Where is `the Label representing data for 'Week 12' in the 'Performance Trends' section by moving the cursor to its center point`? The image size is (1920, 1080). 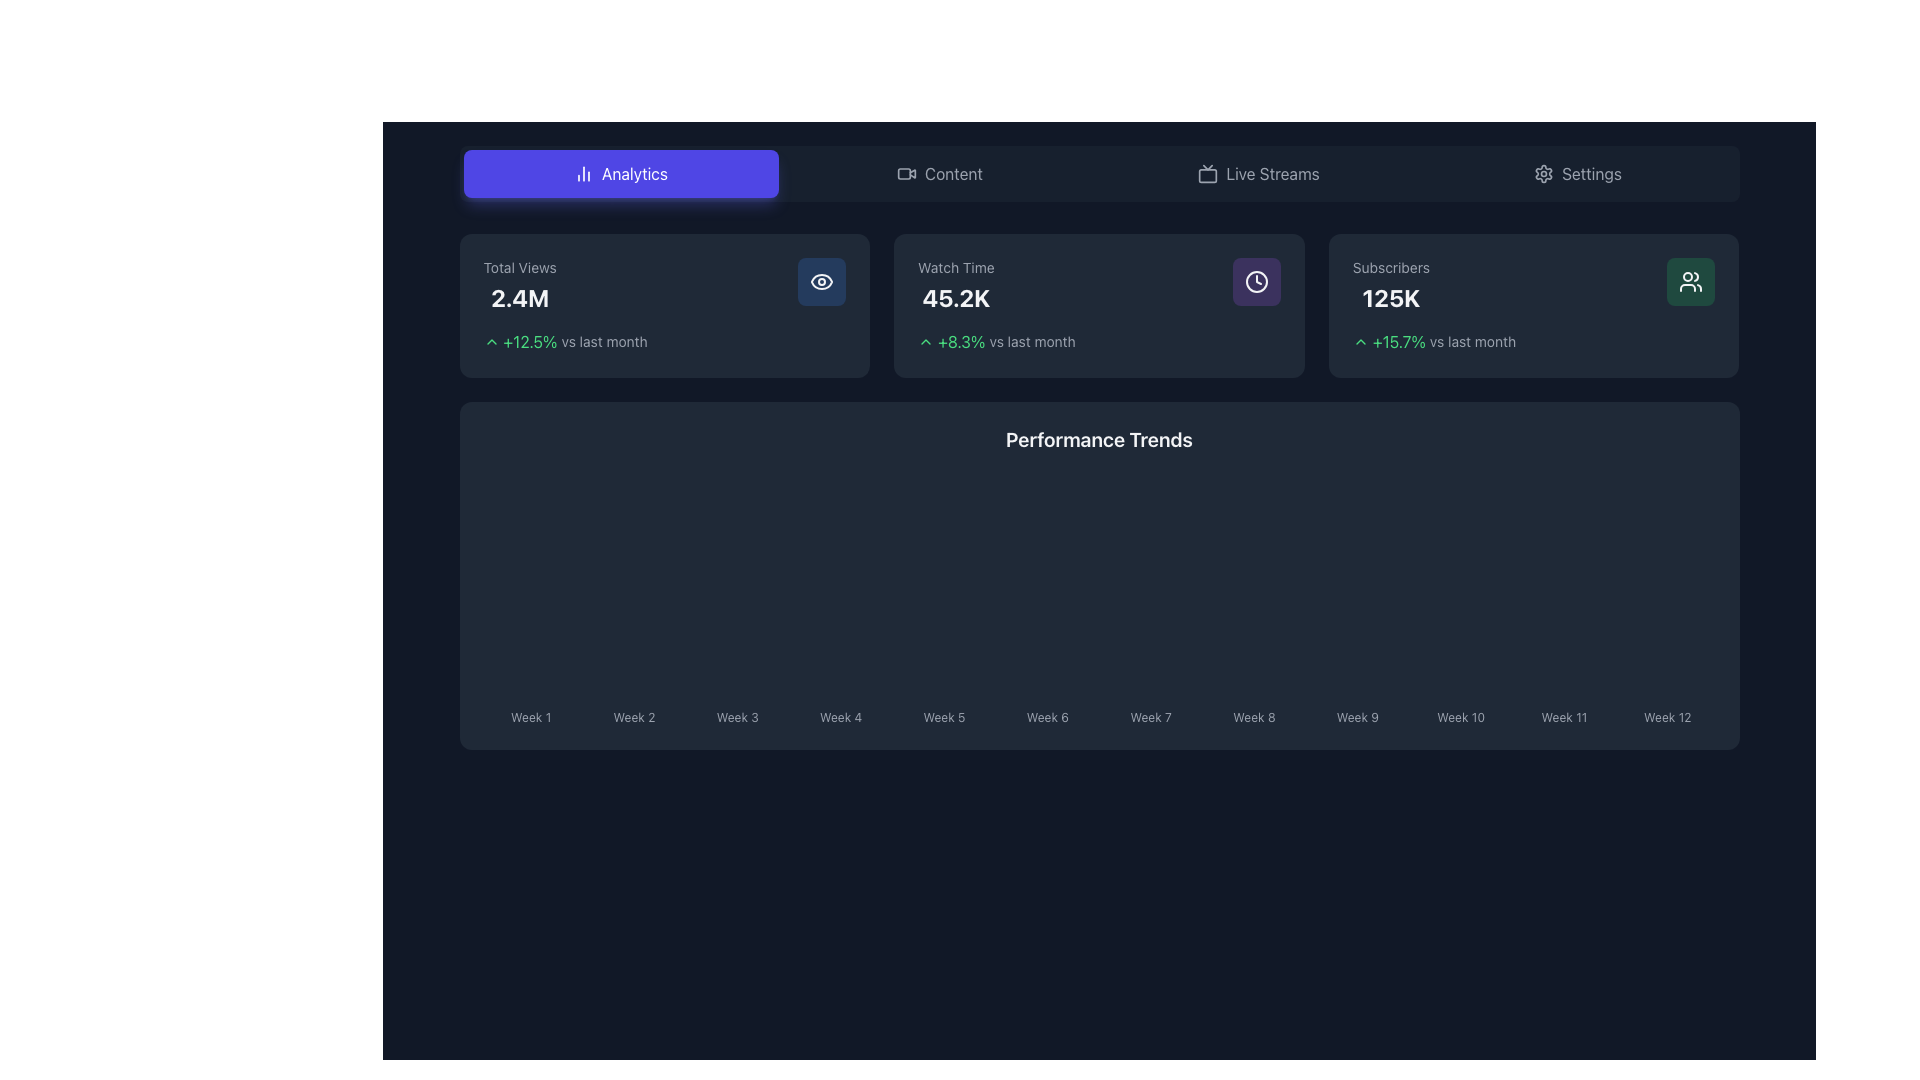
the Label representing data for 'Week 12' in the 'Performance Trends' section by moving the cursor to its center point is located at coordinates (1667, 712).